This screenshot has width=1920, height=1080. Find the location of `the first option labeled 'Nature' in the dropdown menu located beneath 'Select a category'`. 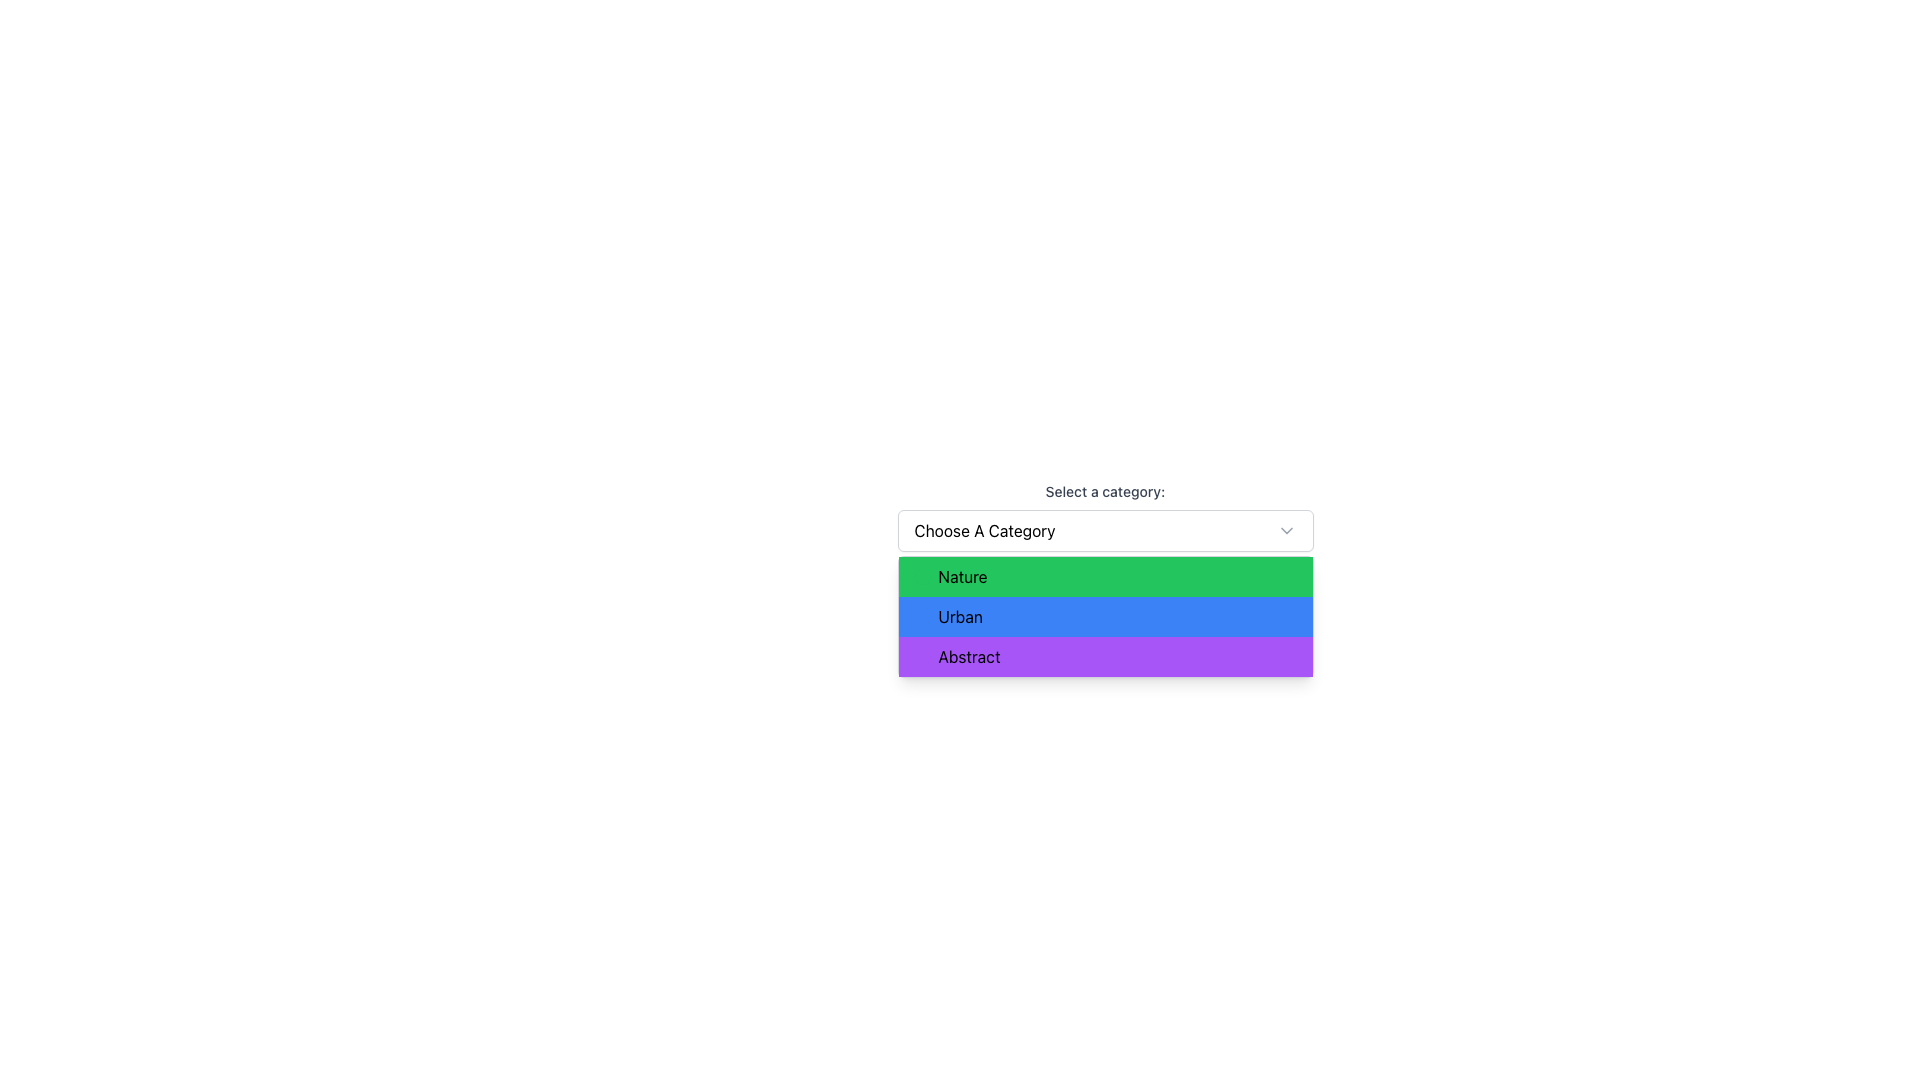

the first option labeled 'Nature' in the dropdown menu located beneath 'Select a category' is located at coordinates (1104, 577).